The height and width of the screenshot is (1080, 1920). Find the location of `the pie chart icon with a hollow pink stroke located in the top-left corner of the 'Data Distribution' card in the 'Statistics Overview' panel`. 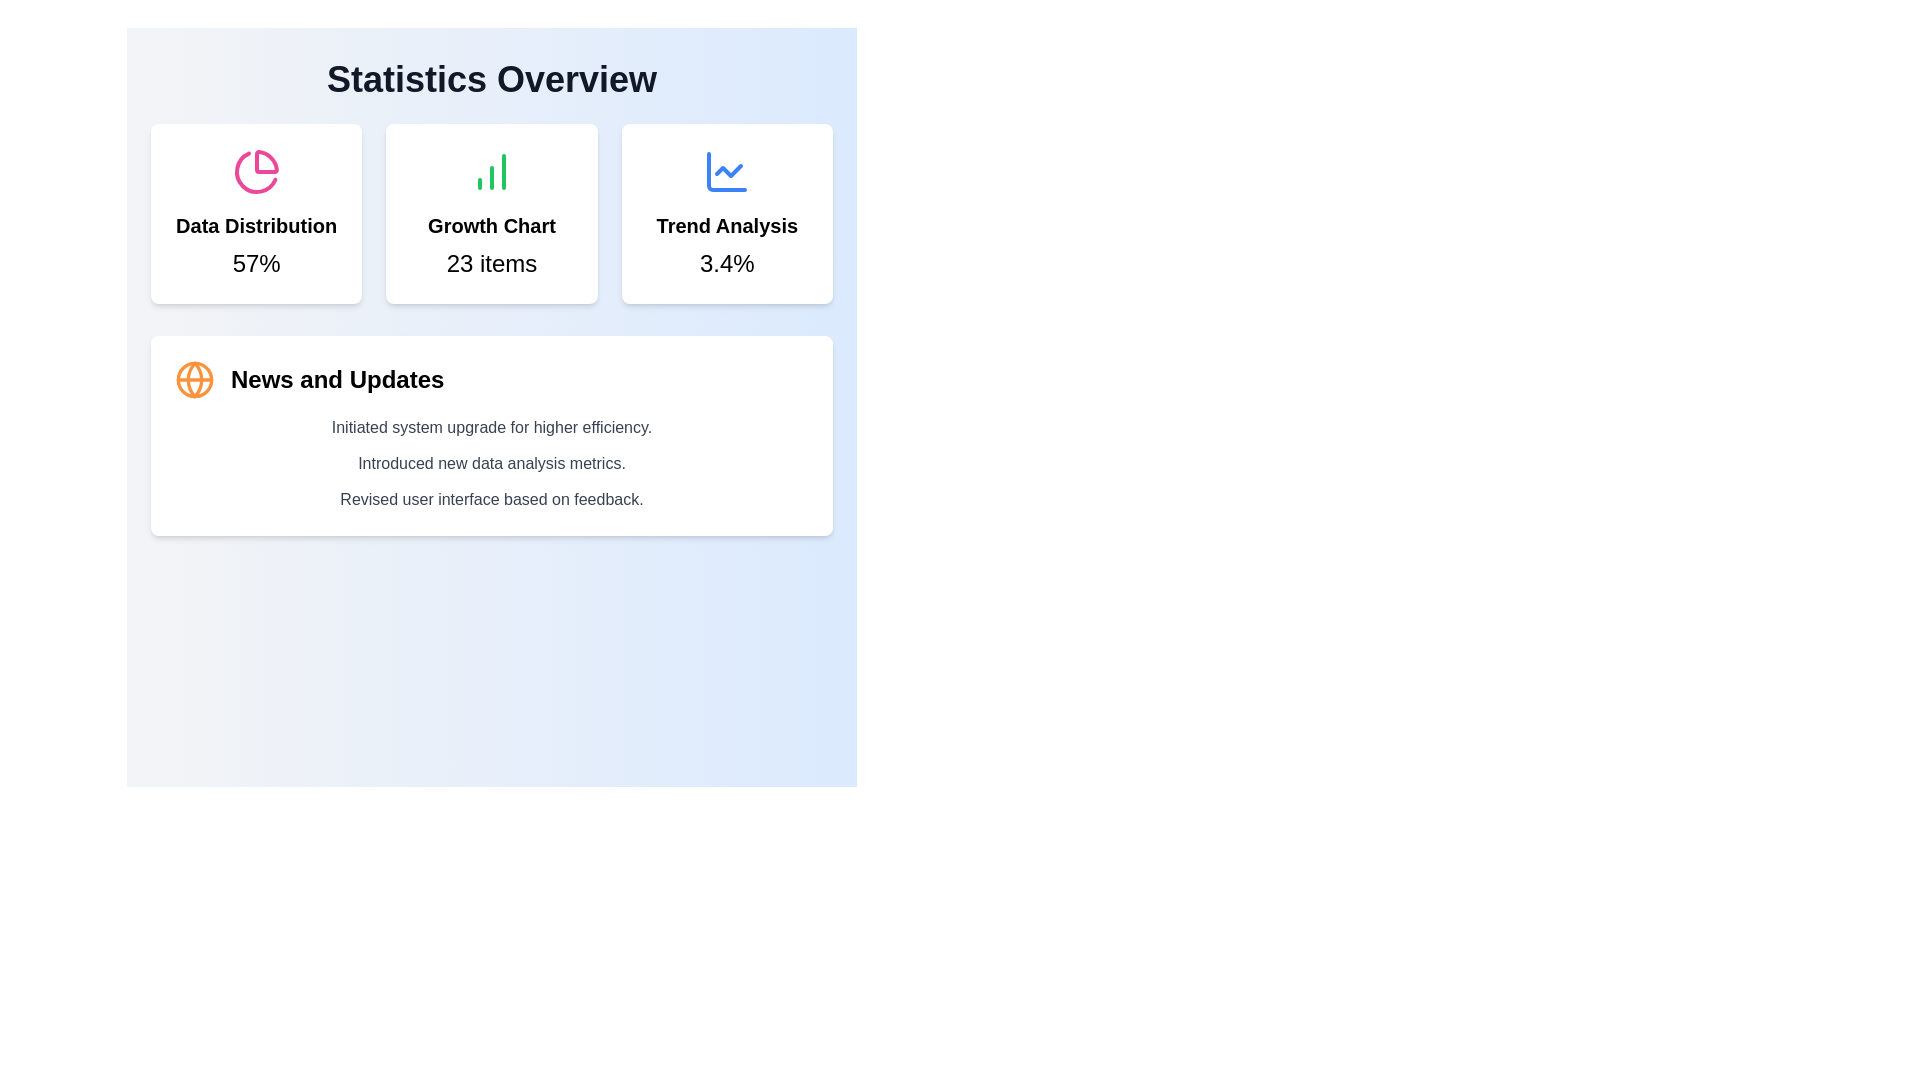

the pie chart icon with a hollow pink stroke located in the top-left corner of the 'Data Distribution' card in the 'Statistics Overview' panel is located at coordinates (255, 171).